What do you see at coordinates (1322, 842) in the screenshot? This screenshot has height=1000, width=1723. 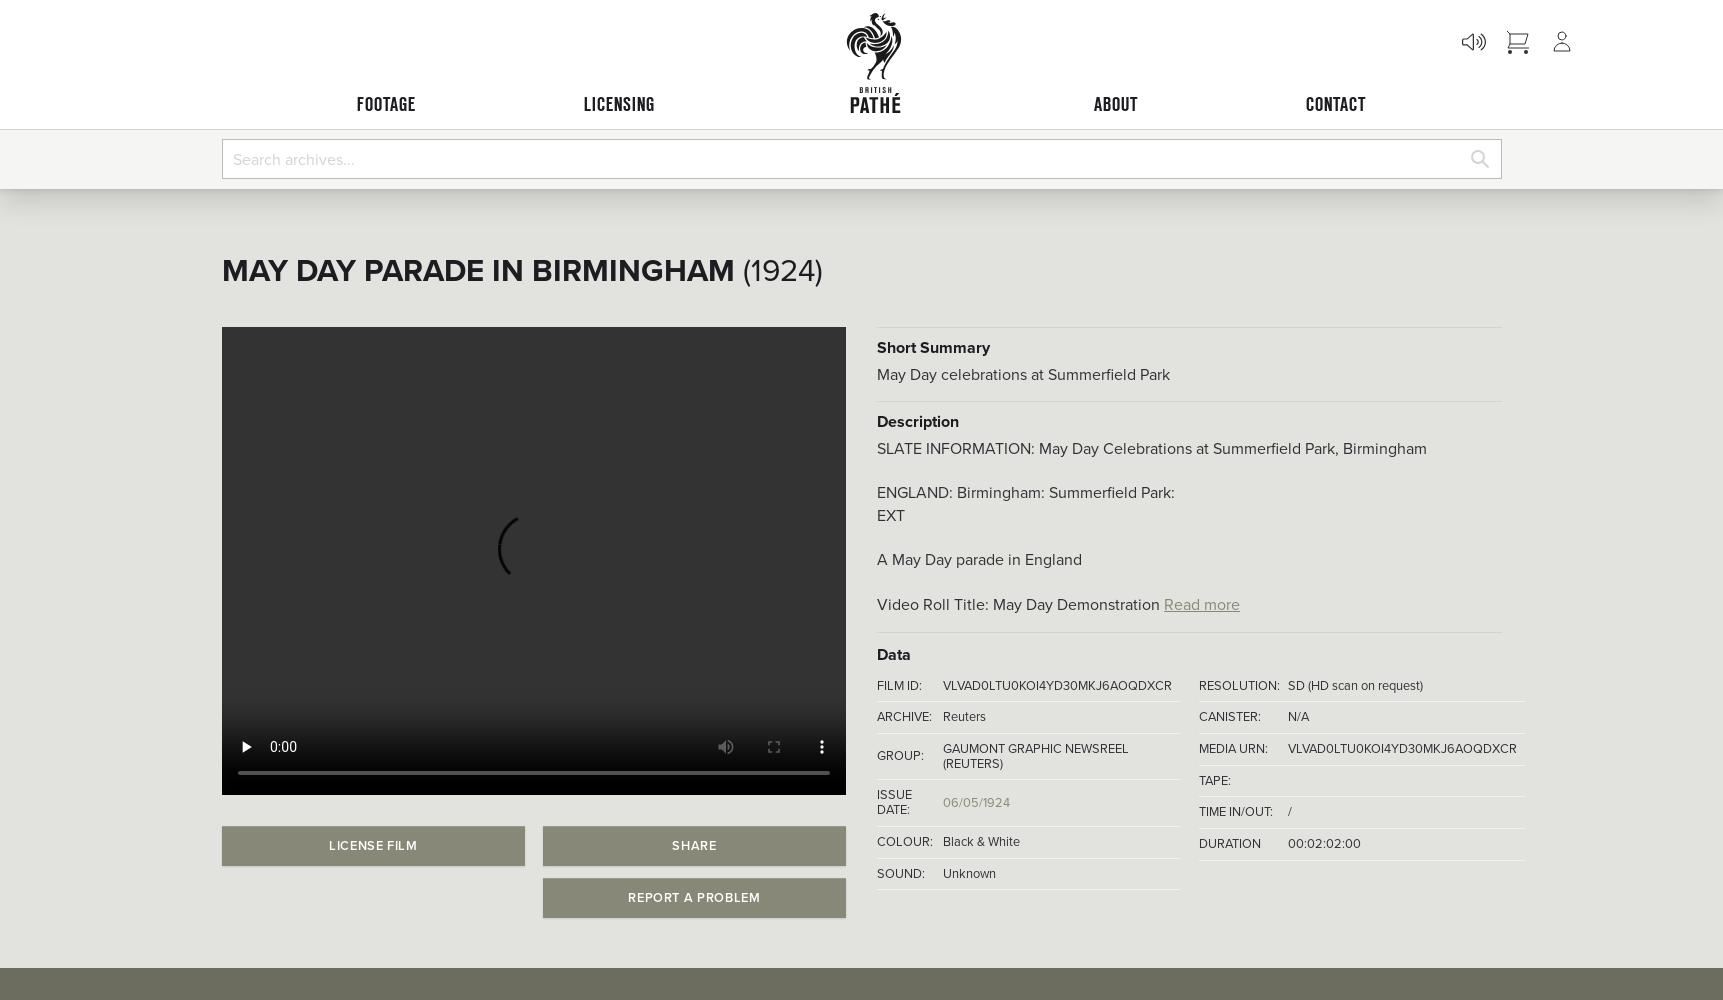 I see `'00:02:02:00'` at bounding box center [1322, 842].